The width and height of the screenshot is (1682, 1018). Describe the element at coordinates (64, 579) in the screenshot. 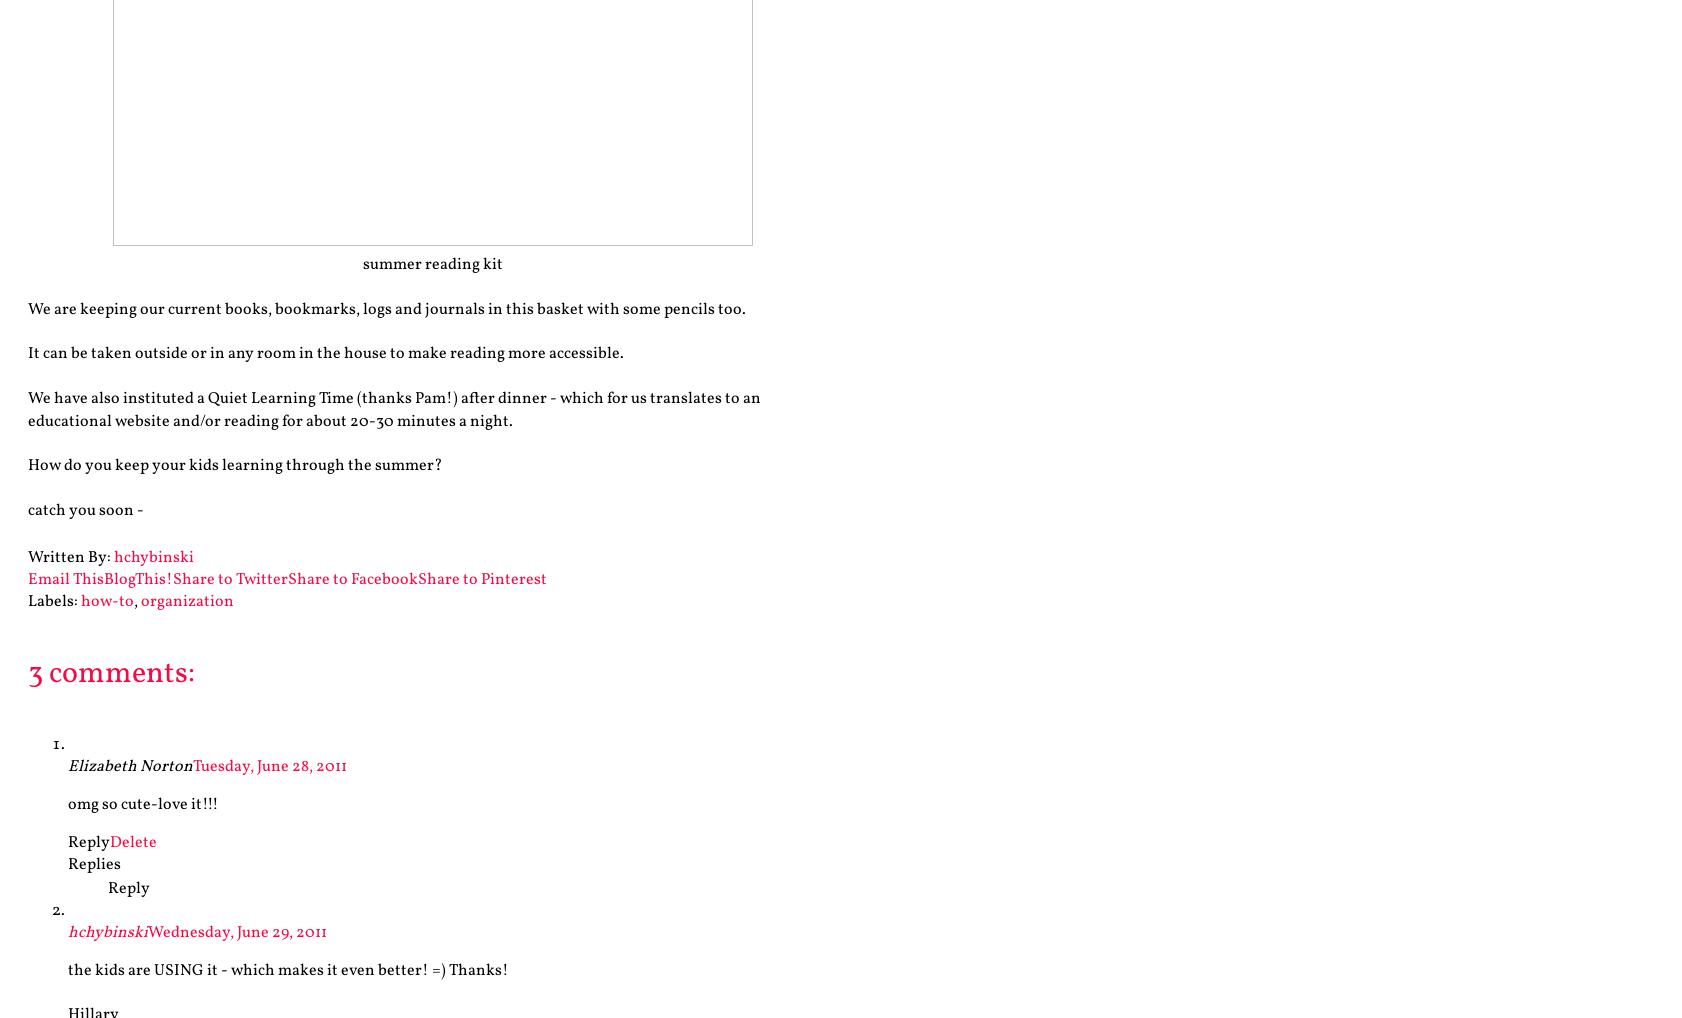

I see `'Email This'` at that location.